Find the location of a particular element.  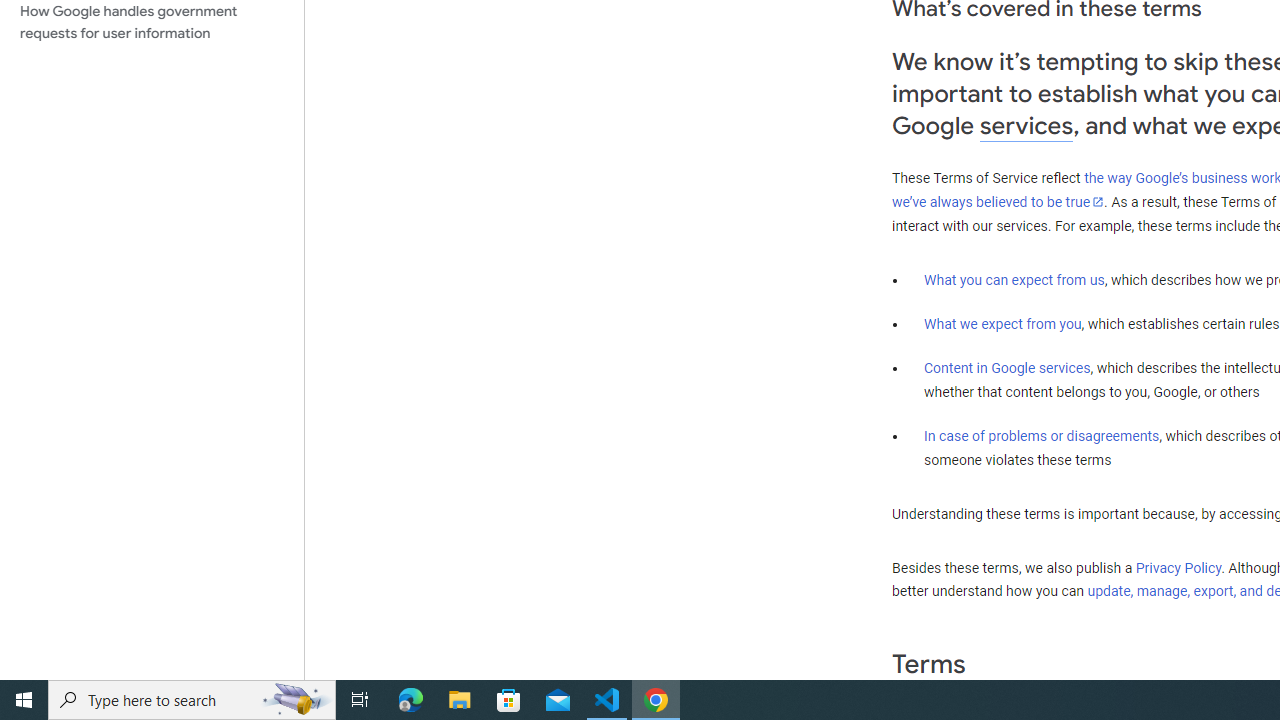

'Privacy Policy' is located at coordinates (1178, 567).